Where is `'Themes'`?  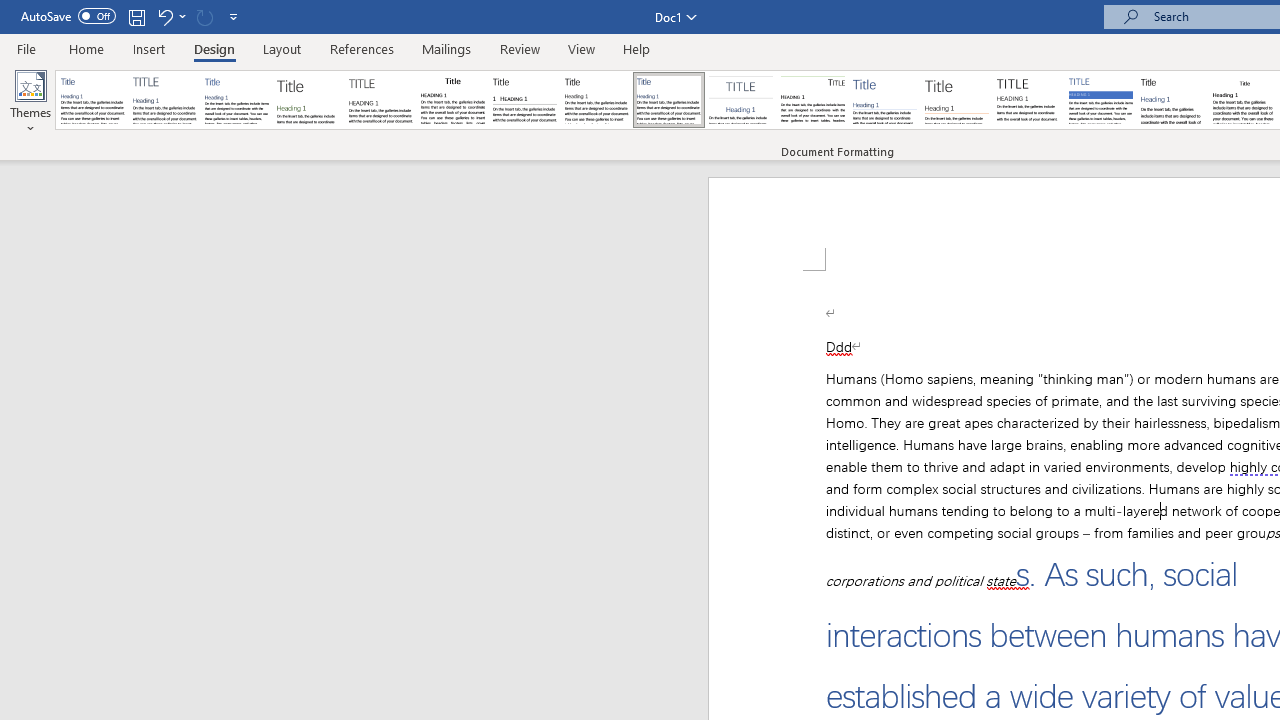
'Themes' is located at coordinates (30, 103).